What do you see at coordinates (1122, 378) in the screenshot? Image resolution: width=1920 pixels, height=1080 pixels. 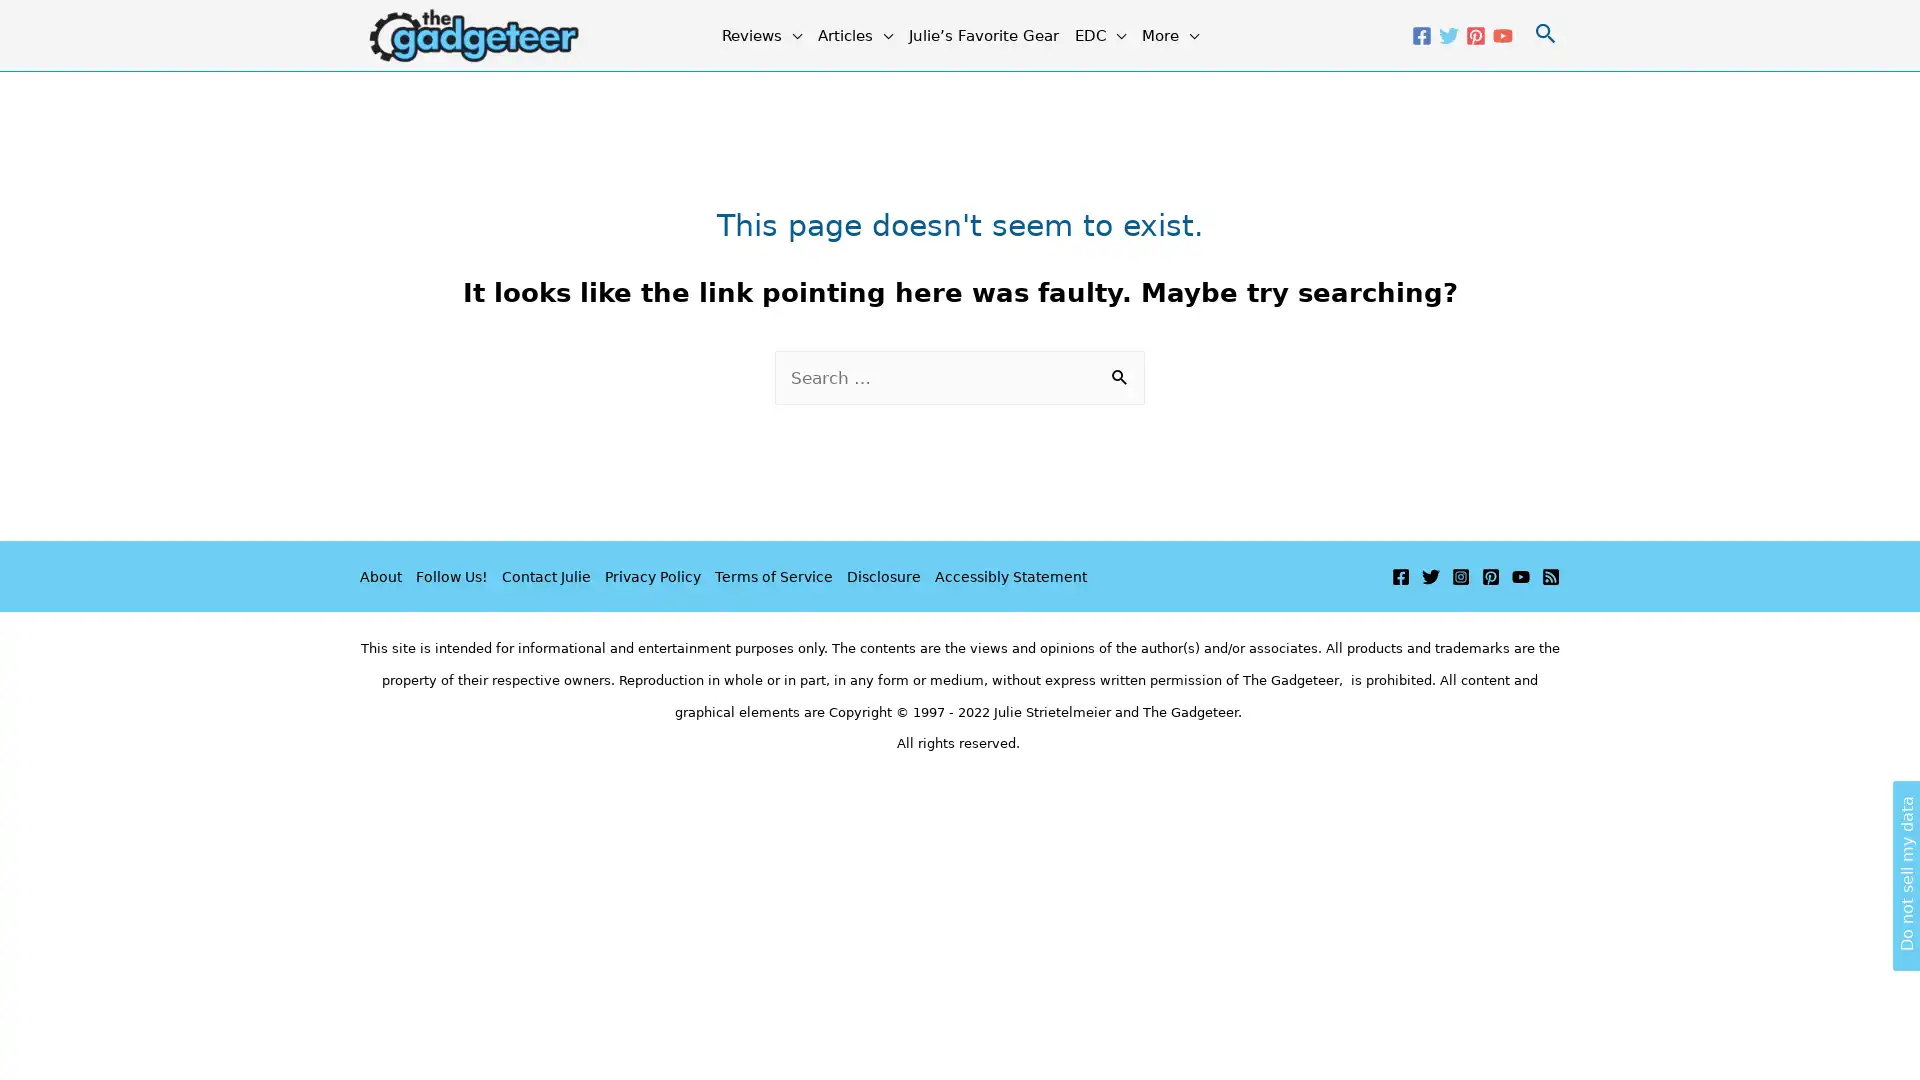 I see `Search` at bounding box center [1122, 378].